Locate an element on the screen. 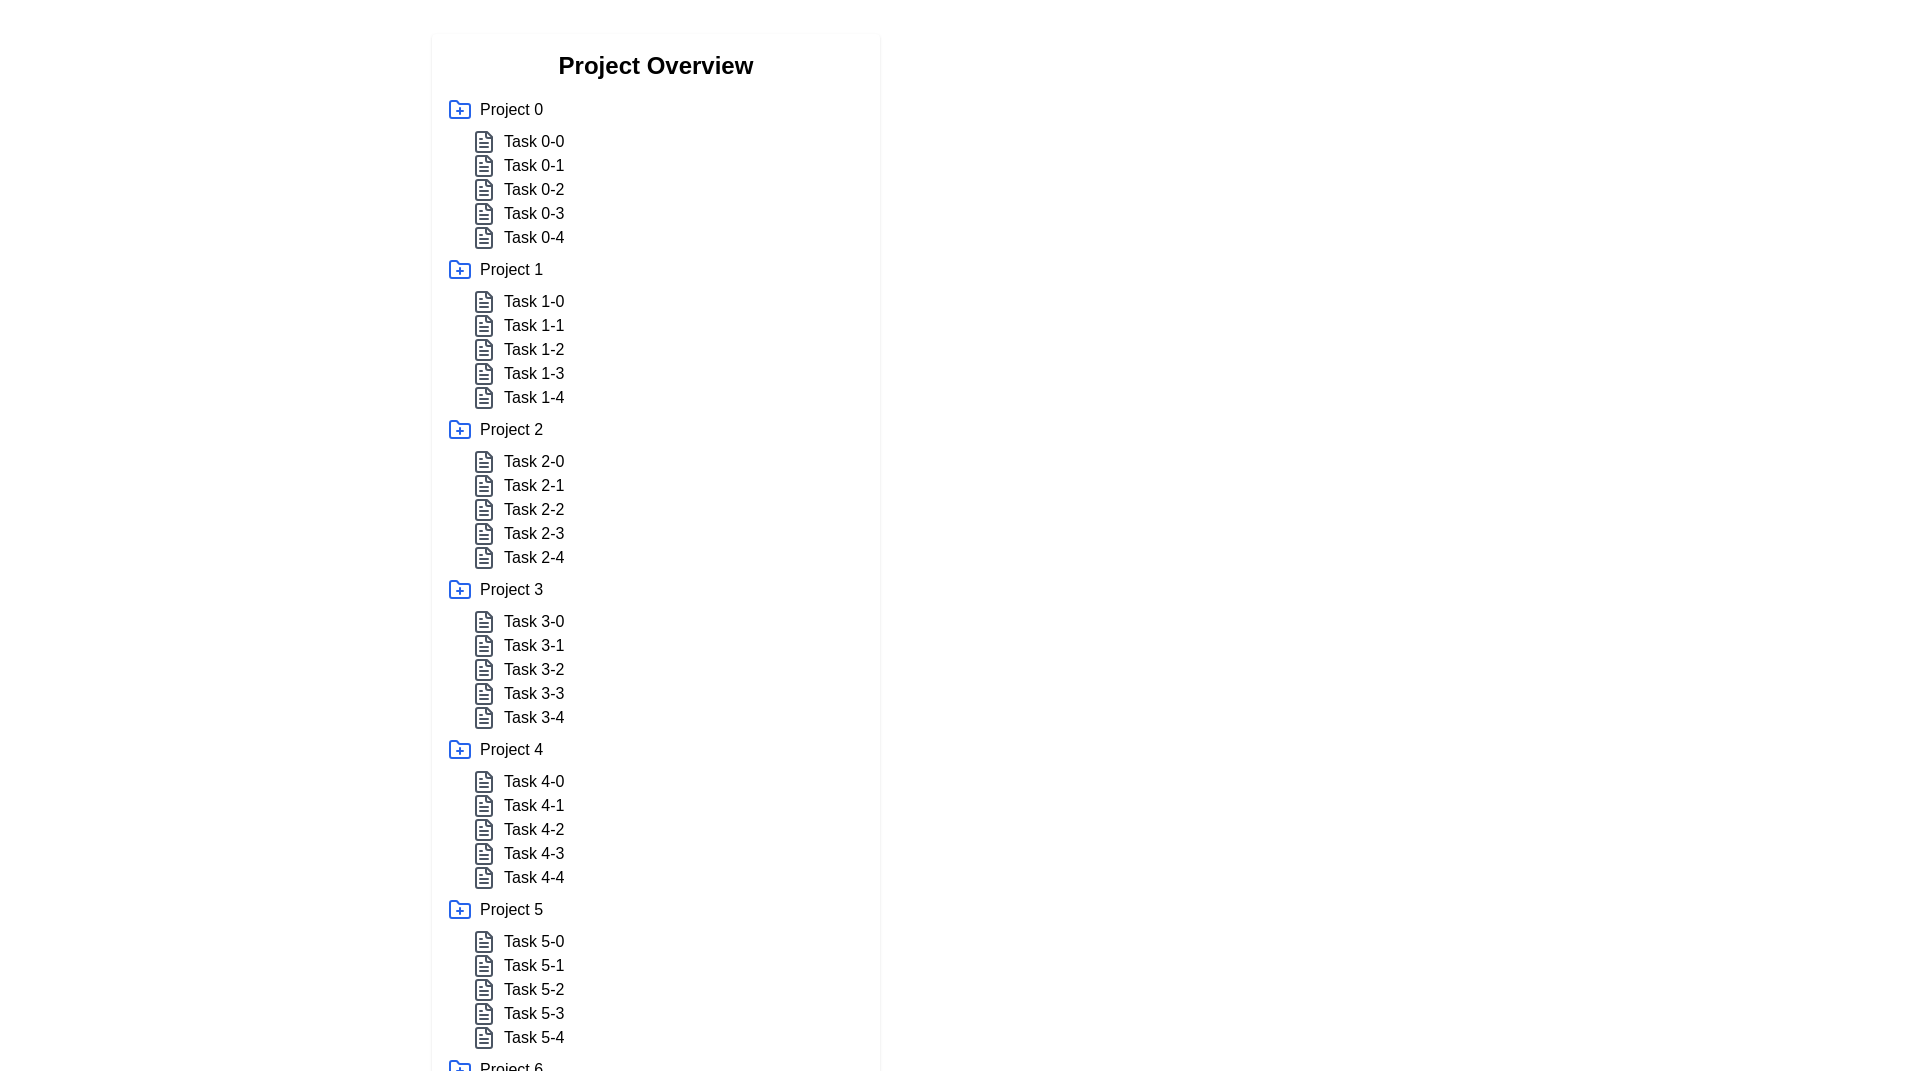 This screenshot has height=1080, width=1920. the static text element displaying 'Task 3-0', which is the first item under 'Project 3' in the project management interface is located at coordinates (534, 620).